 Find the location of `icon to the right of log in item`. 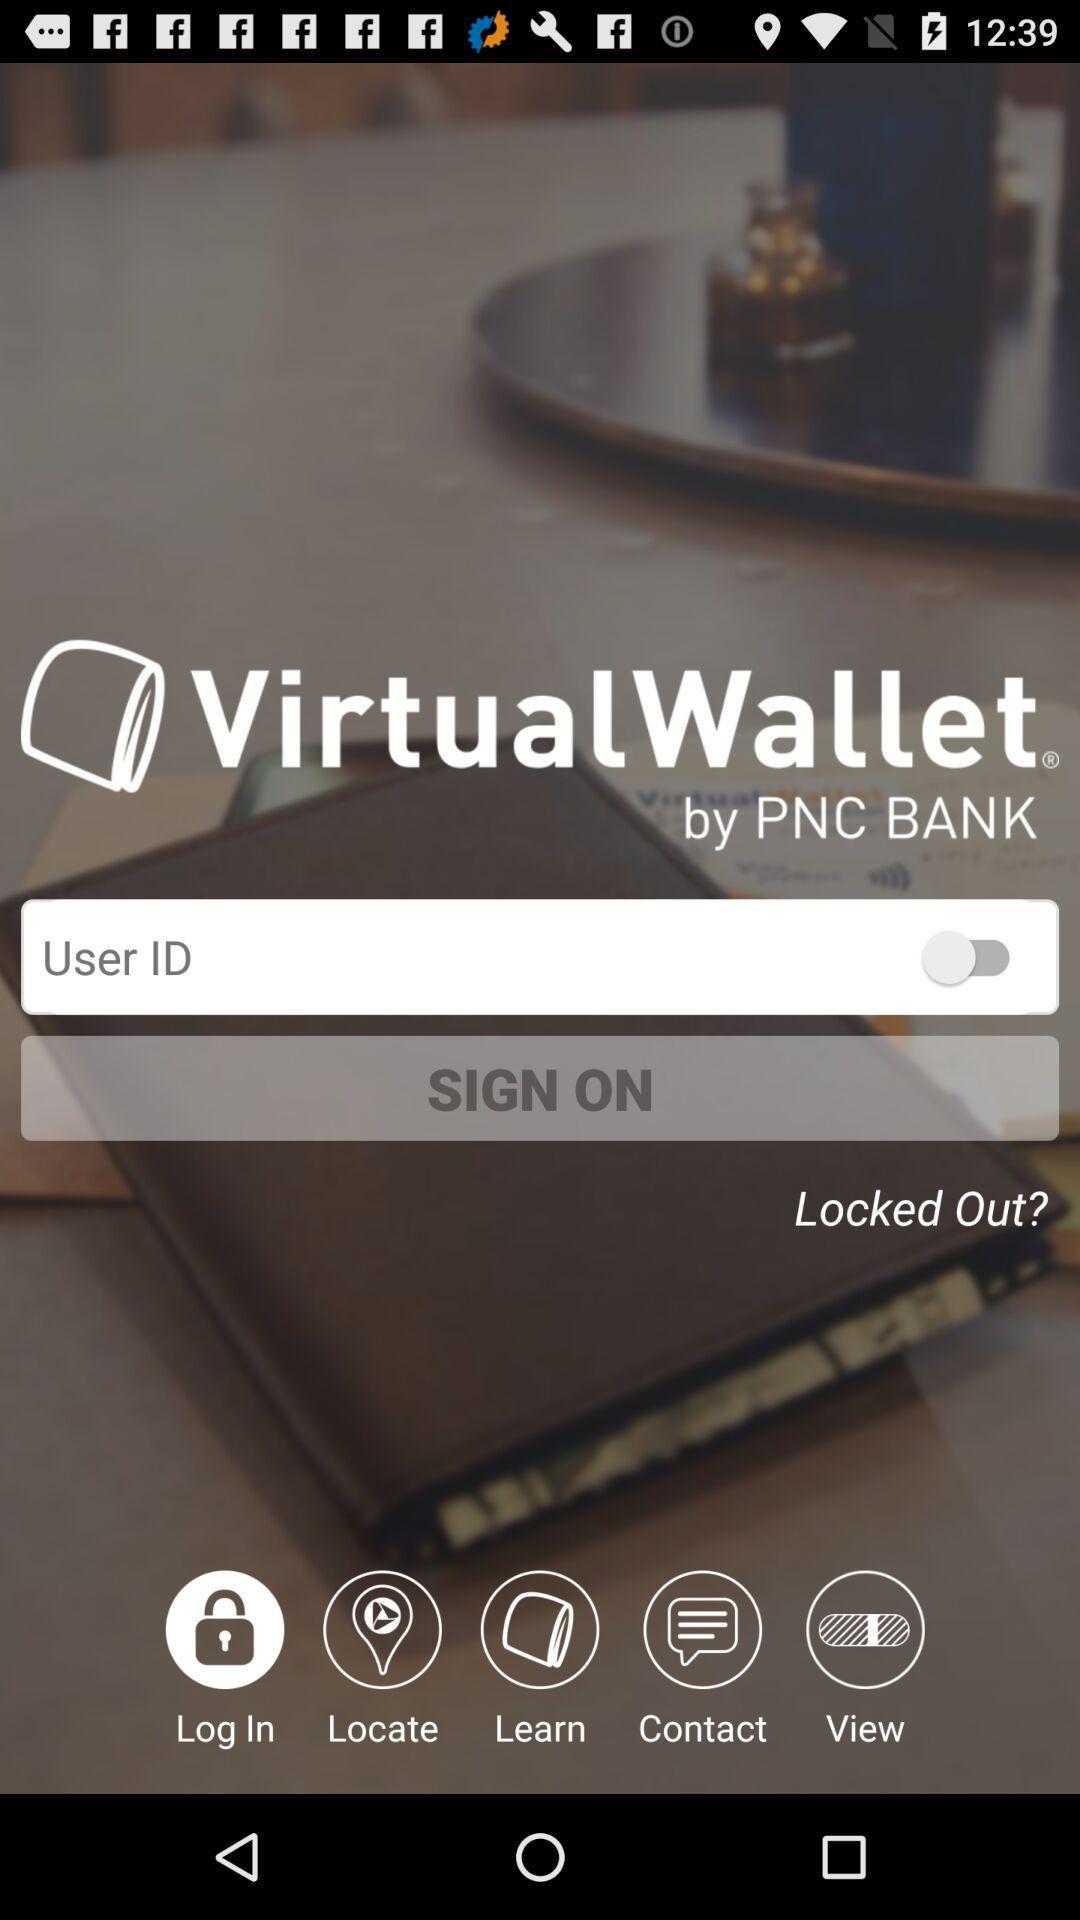

icon to the right of log in item is located at coordinates (382, 1681).